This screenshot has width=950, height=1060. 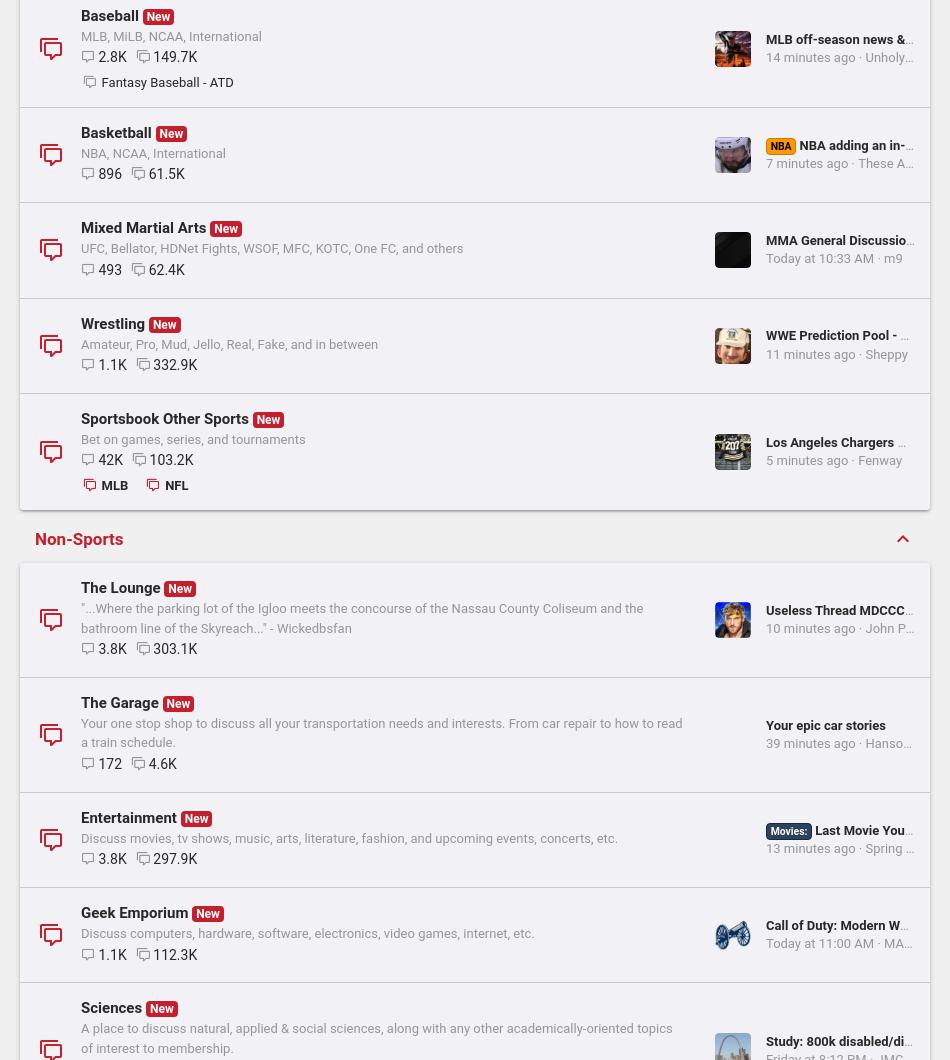 What do you see at coordinates (451, 204) in the screenshot?
I see `'Denmark:'` at bounding box center [451, 204].